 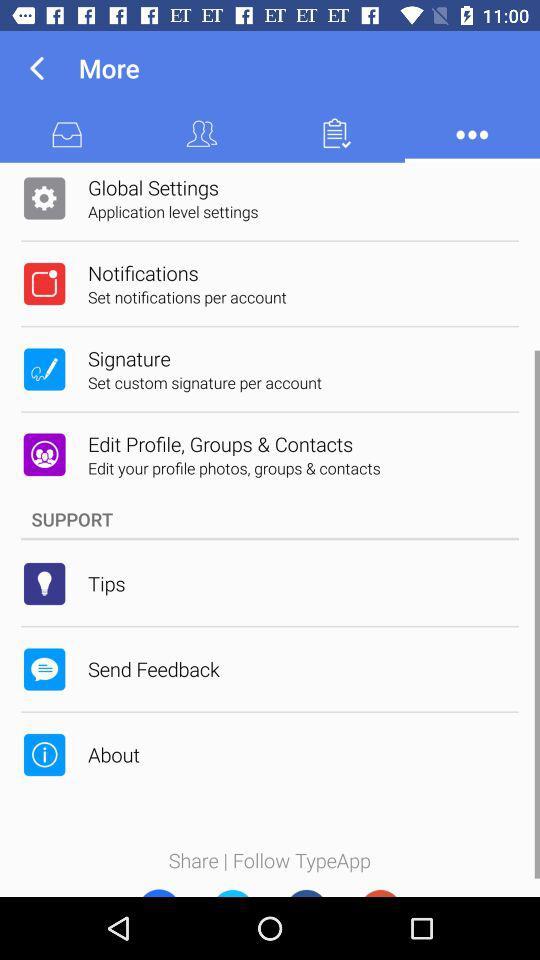 I want to click on the set custom signature icon, so click(x=204, y=381).